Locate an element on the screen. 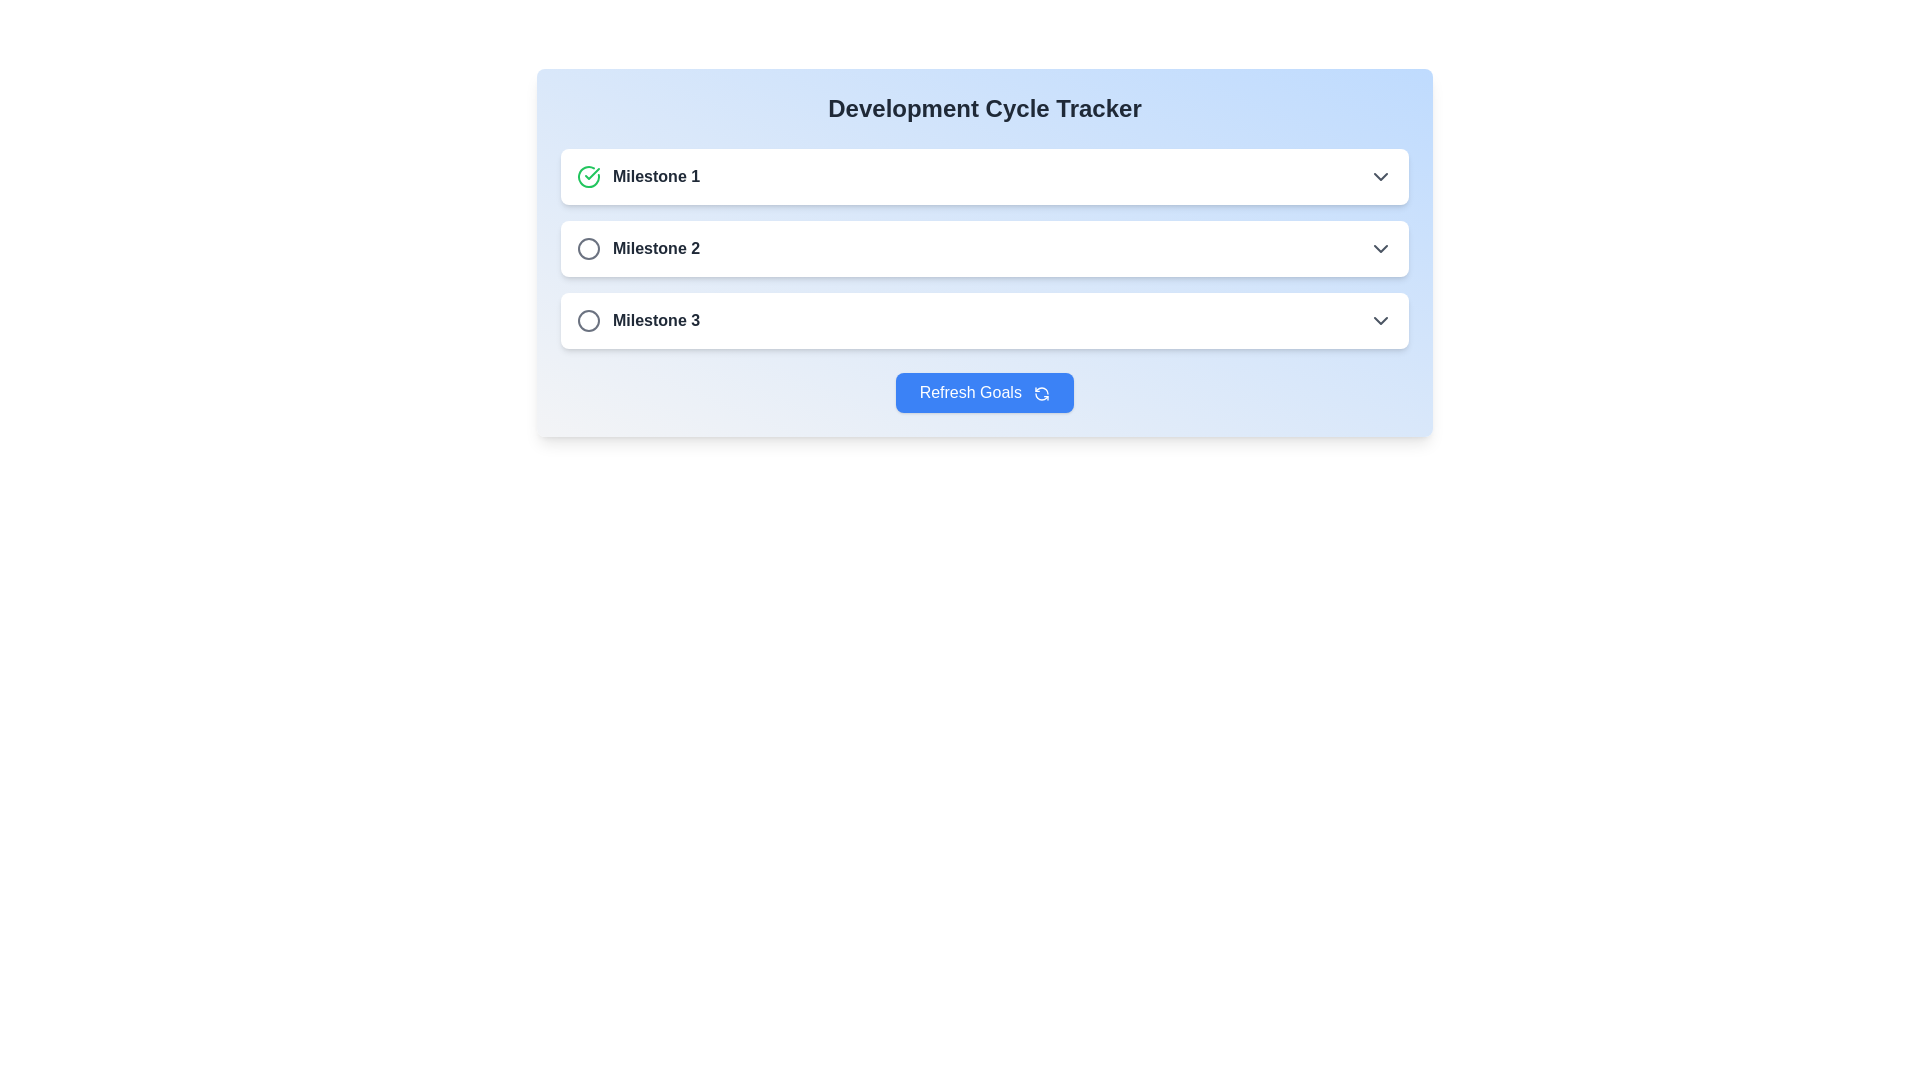 This screenshot has width=1920, height=1080. the checkmark icon representing milestone completion in the 'Development Cycle Tracker' section, located to the left of the text label 'Milestone 1' is located at coordinates (588, 176).